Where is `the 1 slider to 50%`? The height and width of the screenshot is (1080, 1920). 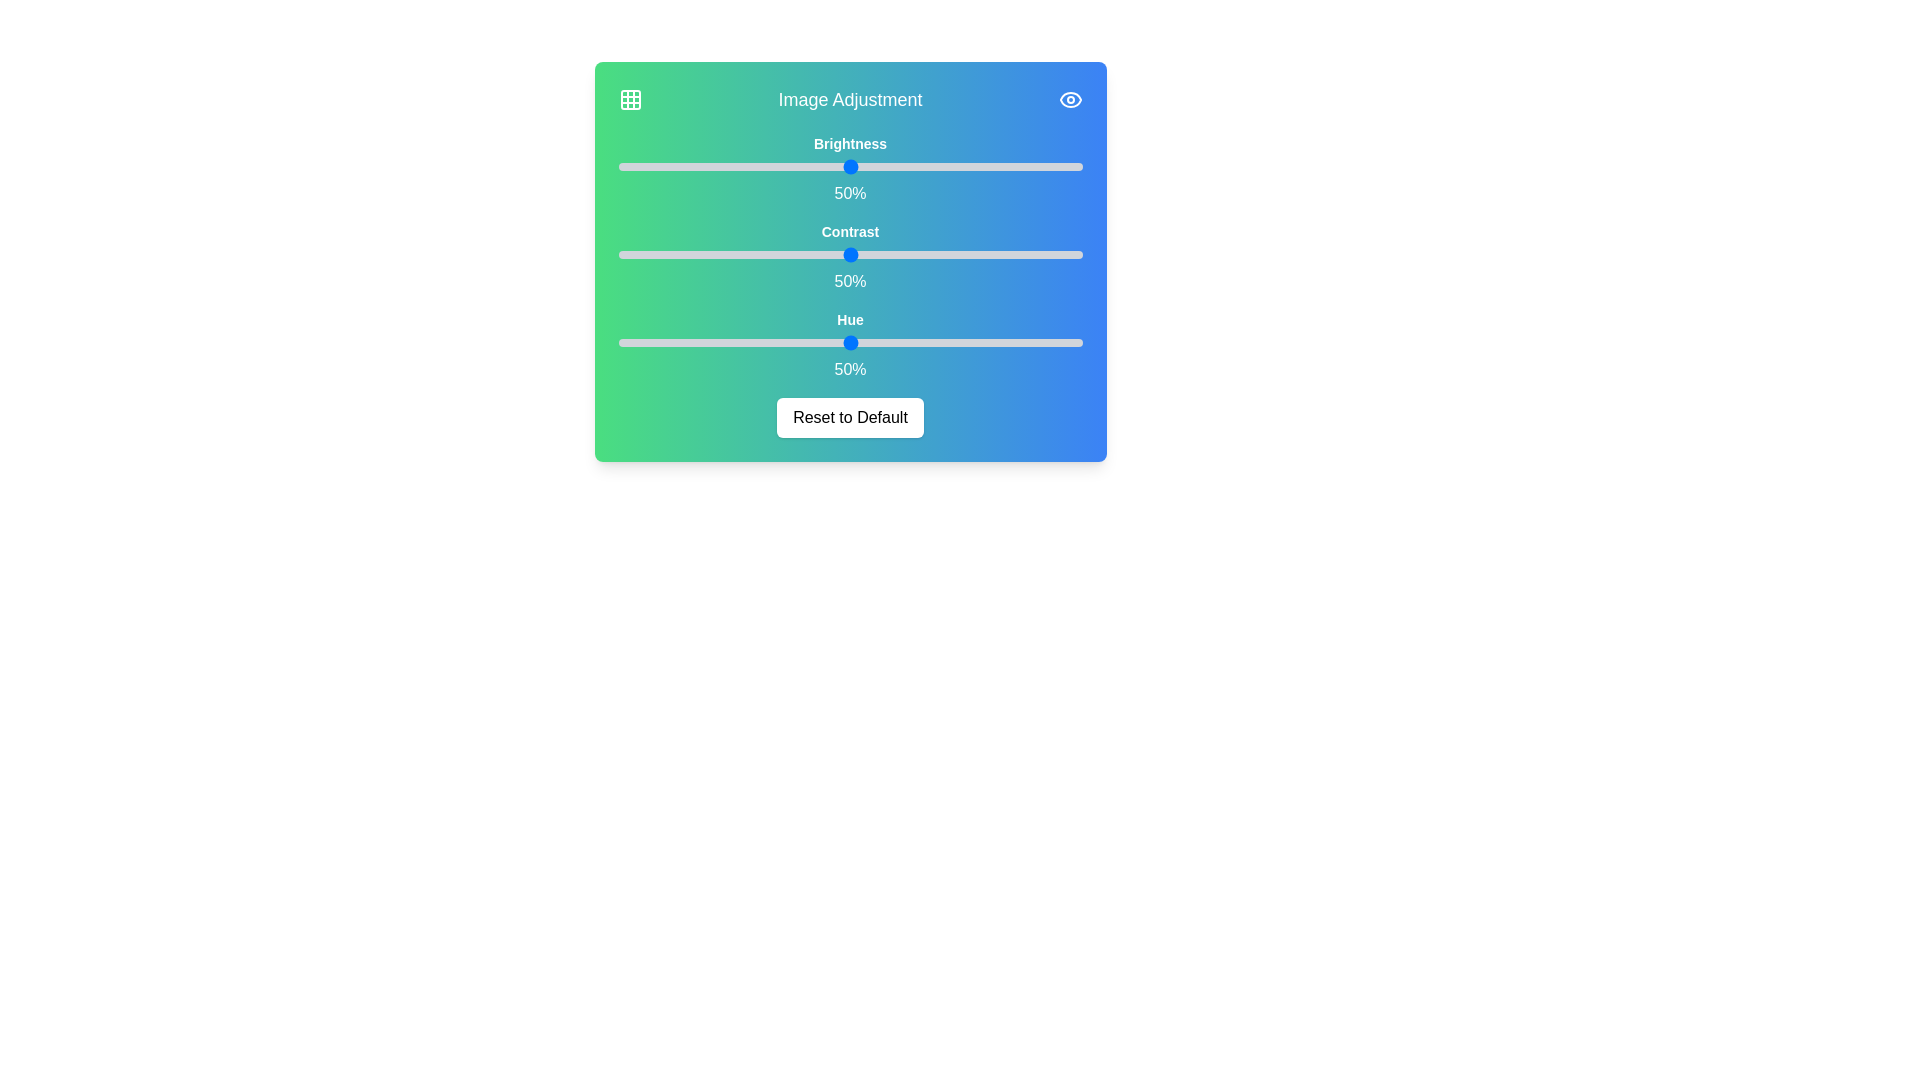 the 1 slider to 50% is located at coordinates (1081, 253).